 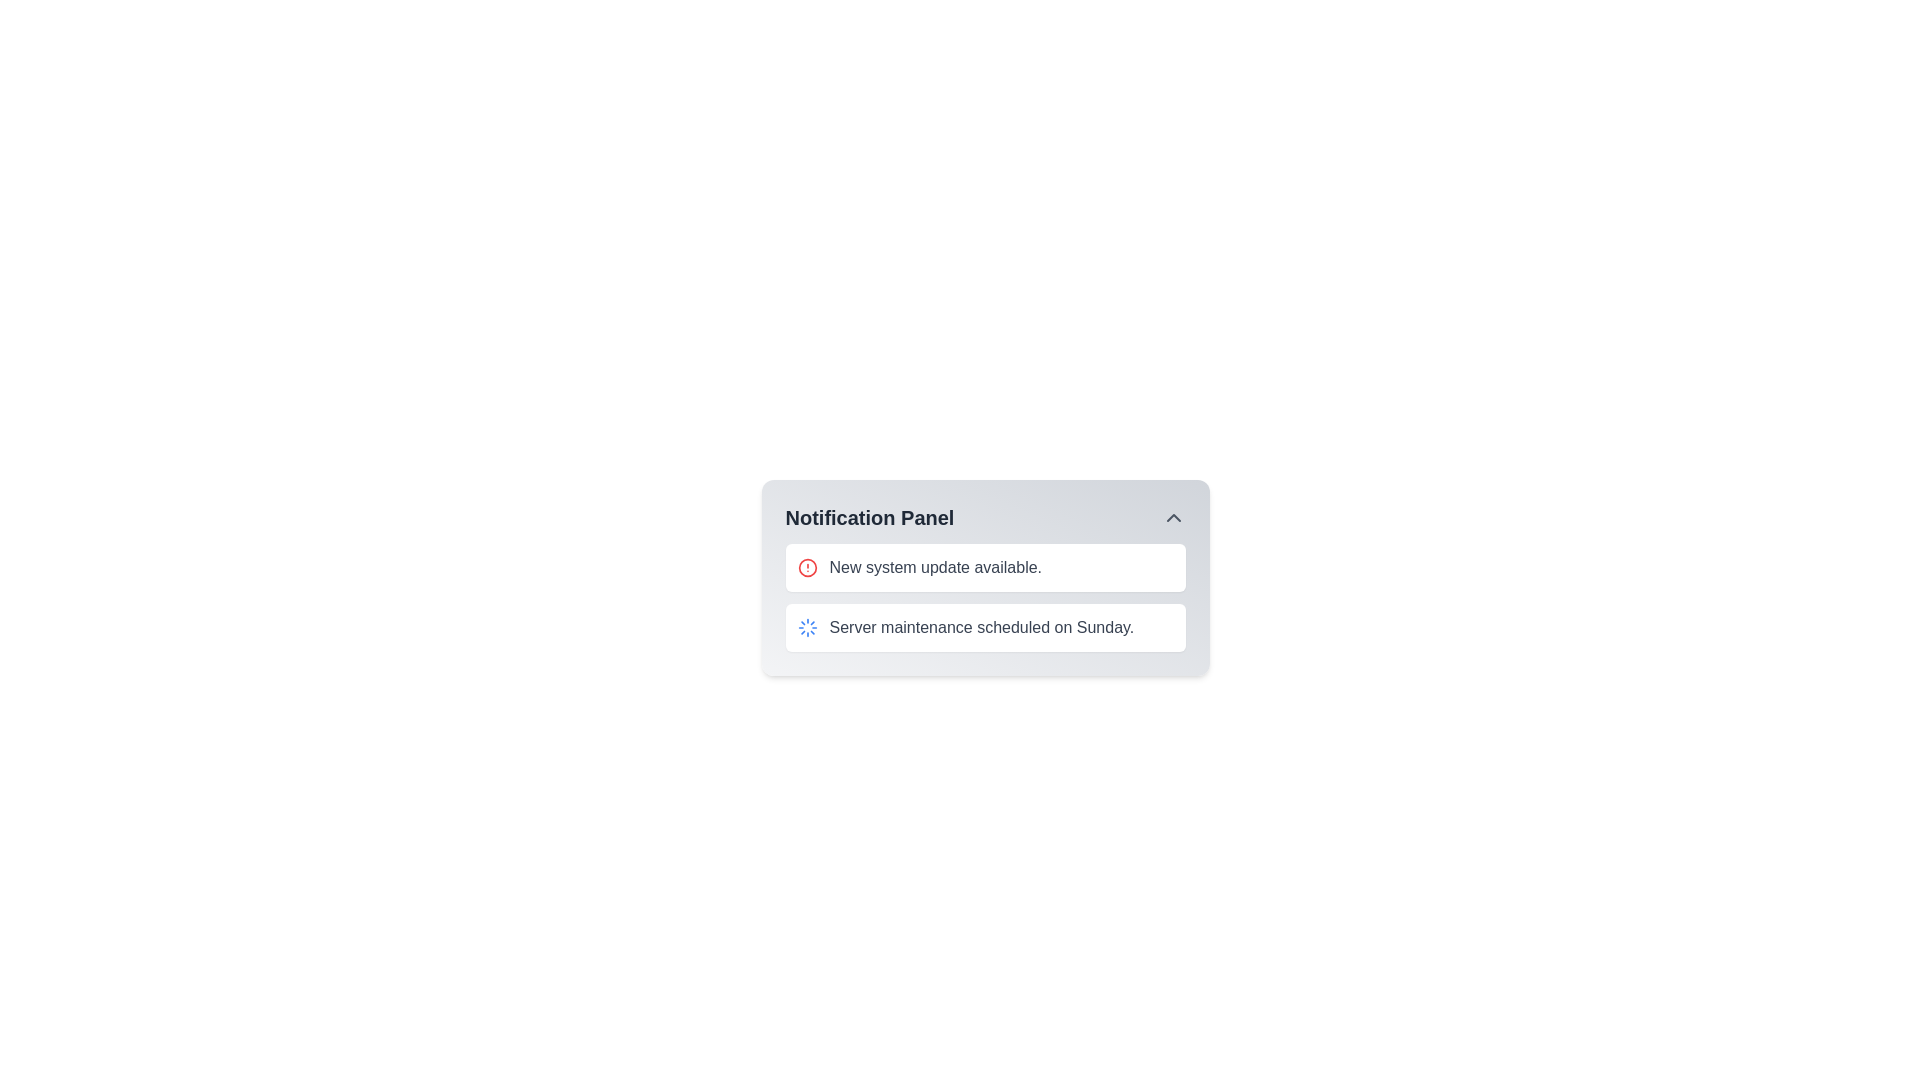 What do you see at coordinates (934, 567) in the screenshot?
I see `the textual notification that reads 'New system update available.' within the notification panel` at bounding box center [934, 567].